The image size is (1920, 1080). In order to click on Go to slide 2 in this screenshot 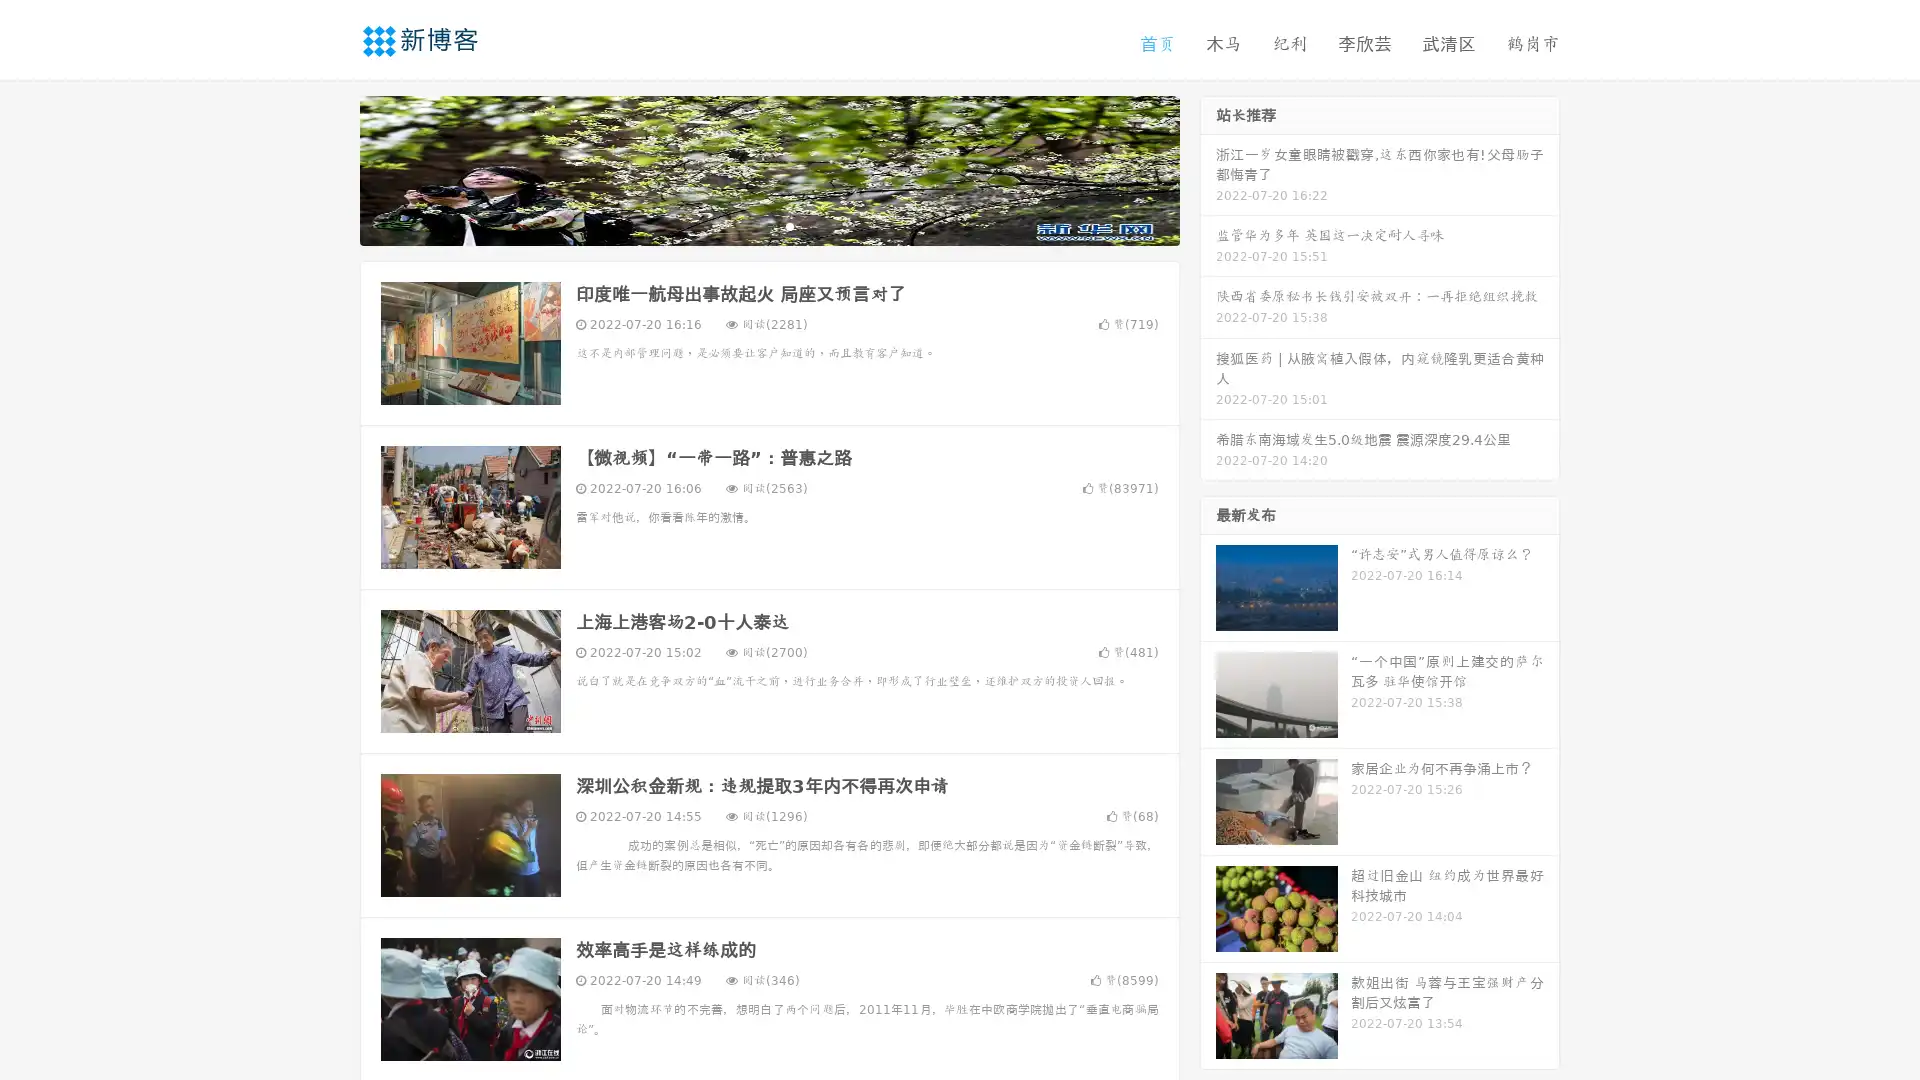, I will do `click(768, 225)`.